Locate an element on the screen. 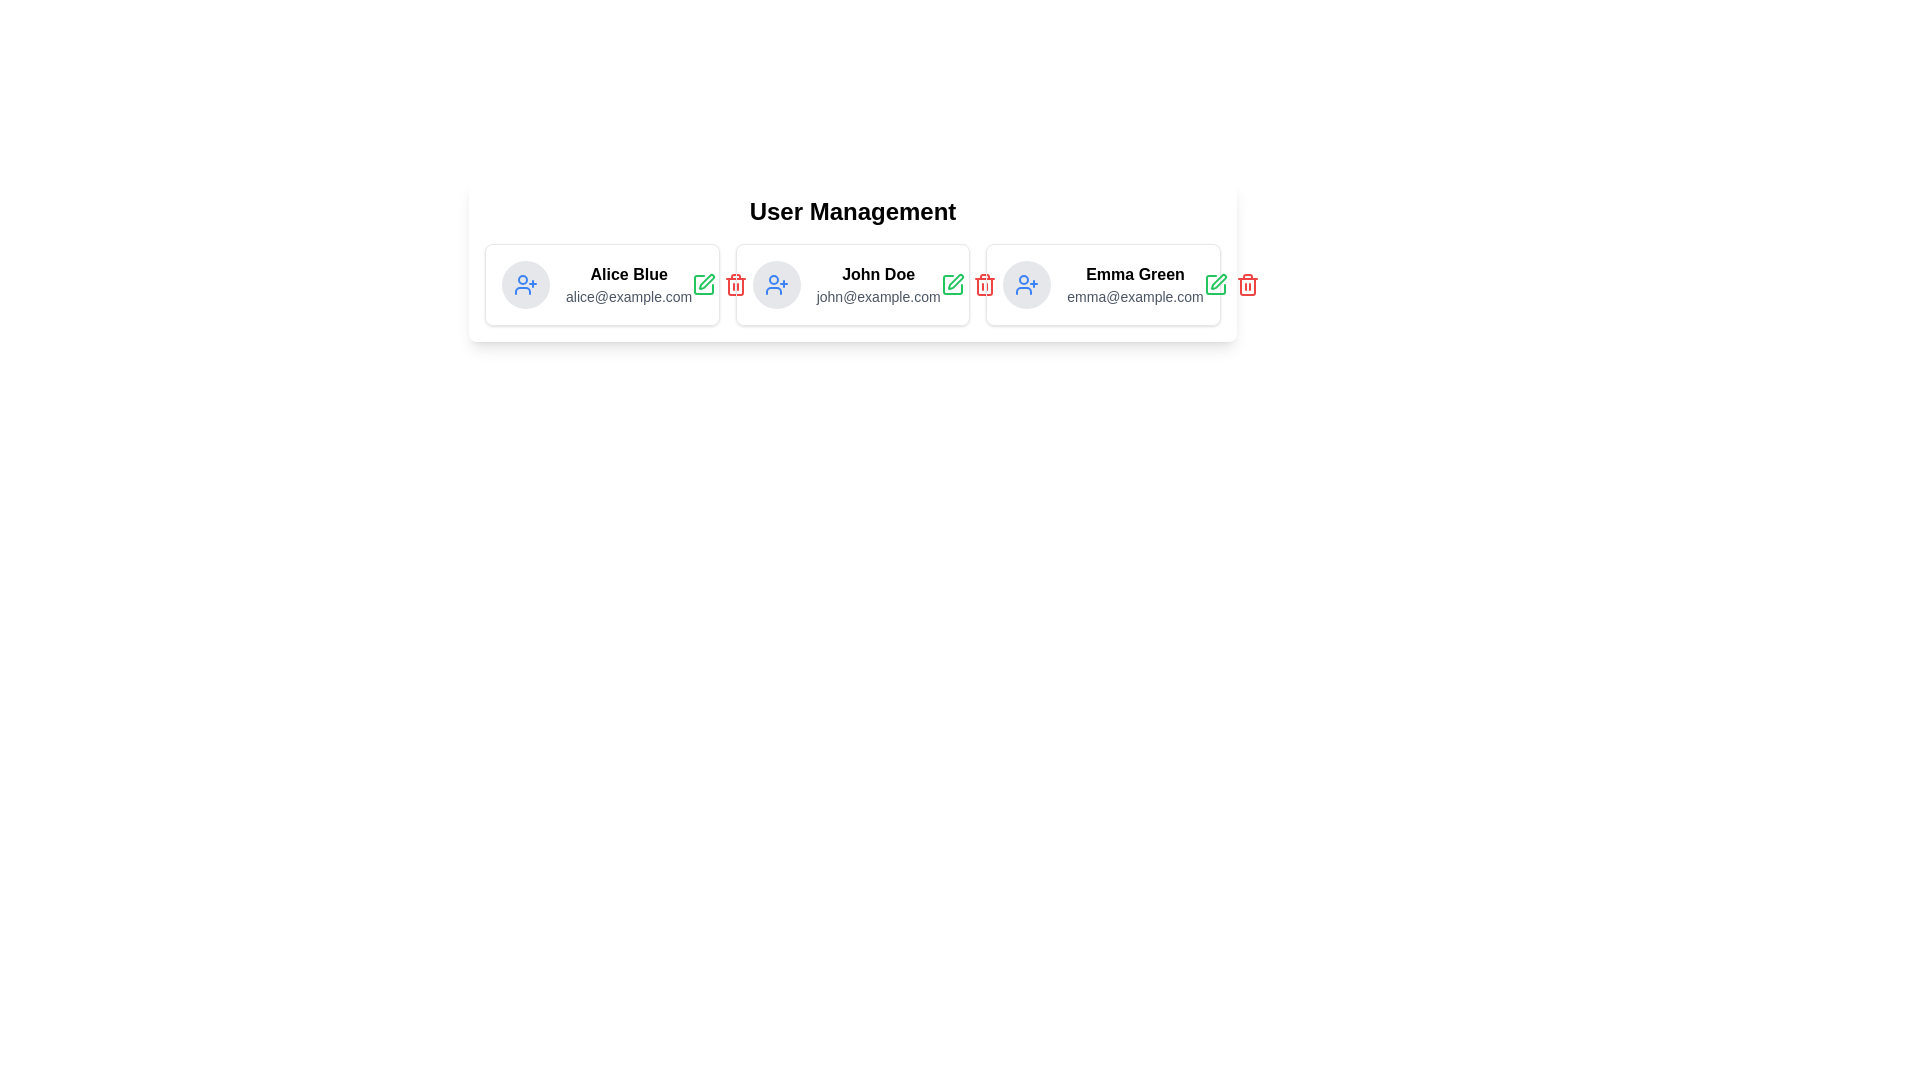 The width and height of the screenshot is (1920, 1080). the text display element that shows 'alice@example.com', which is located under the user name 'Alice Blue' in the user card layout is located at coordinates (628, 297).